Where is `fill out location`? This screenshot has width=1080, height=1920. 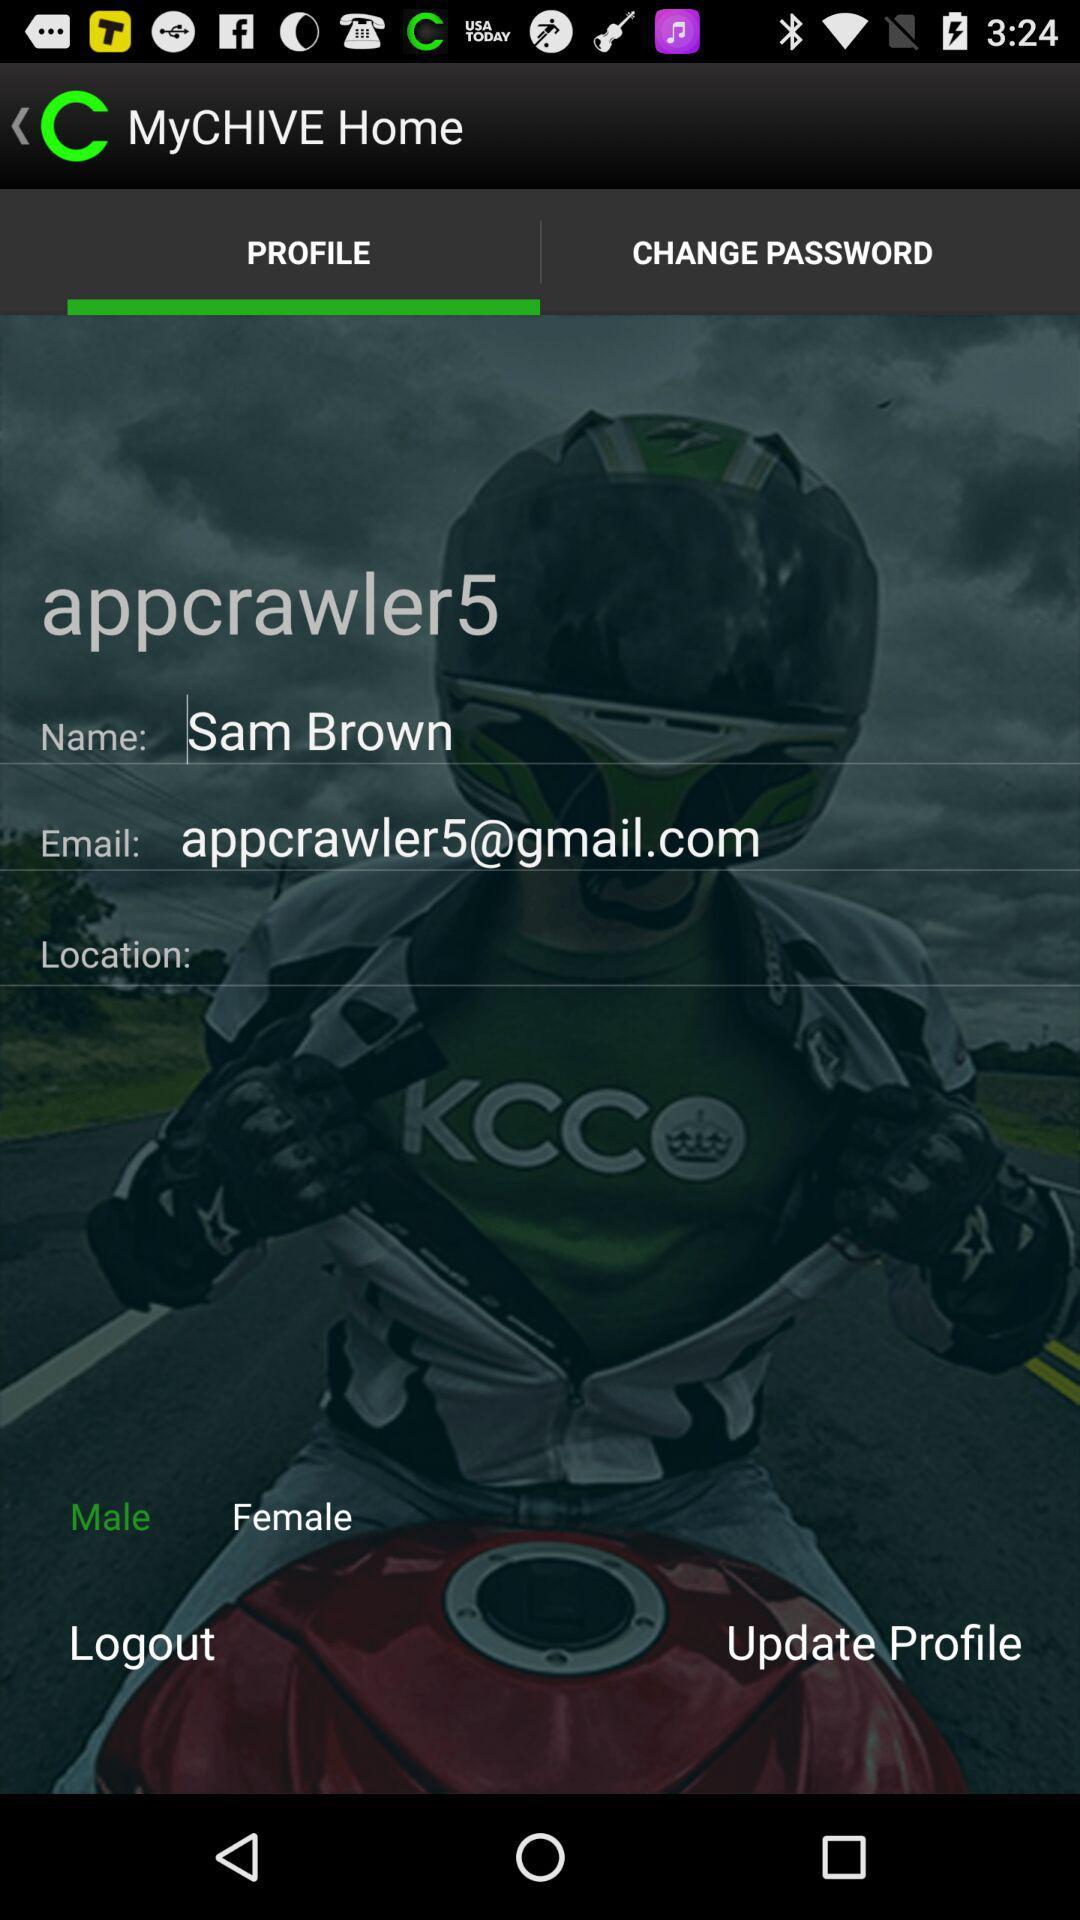 fill out location is located at coordinates (635, 945).